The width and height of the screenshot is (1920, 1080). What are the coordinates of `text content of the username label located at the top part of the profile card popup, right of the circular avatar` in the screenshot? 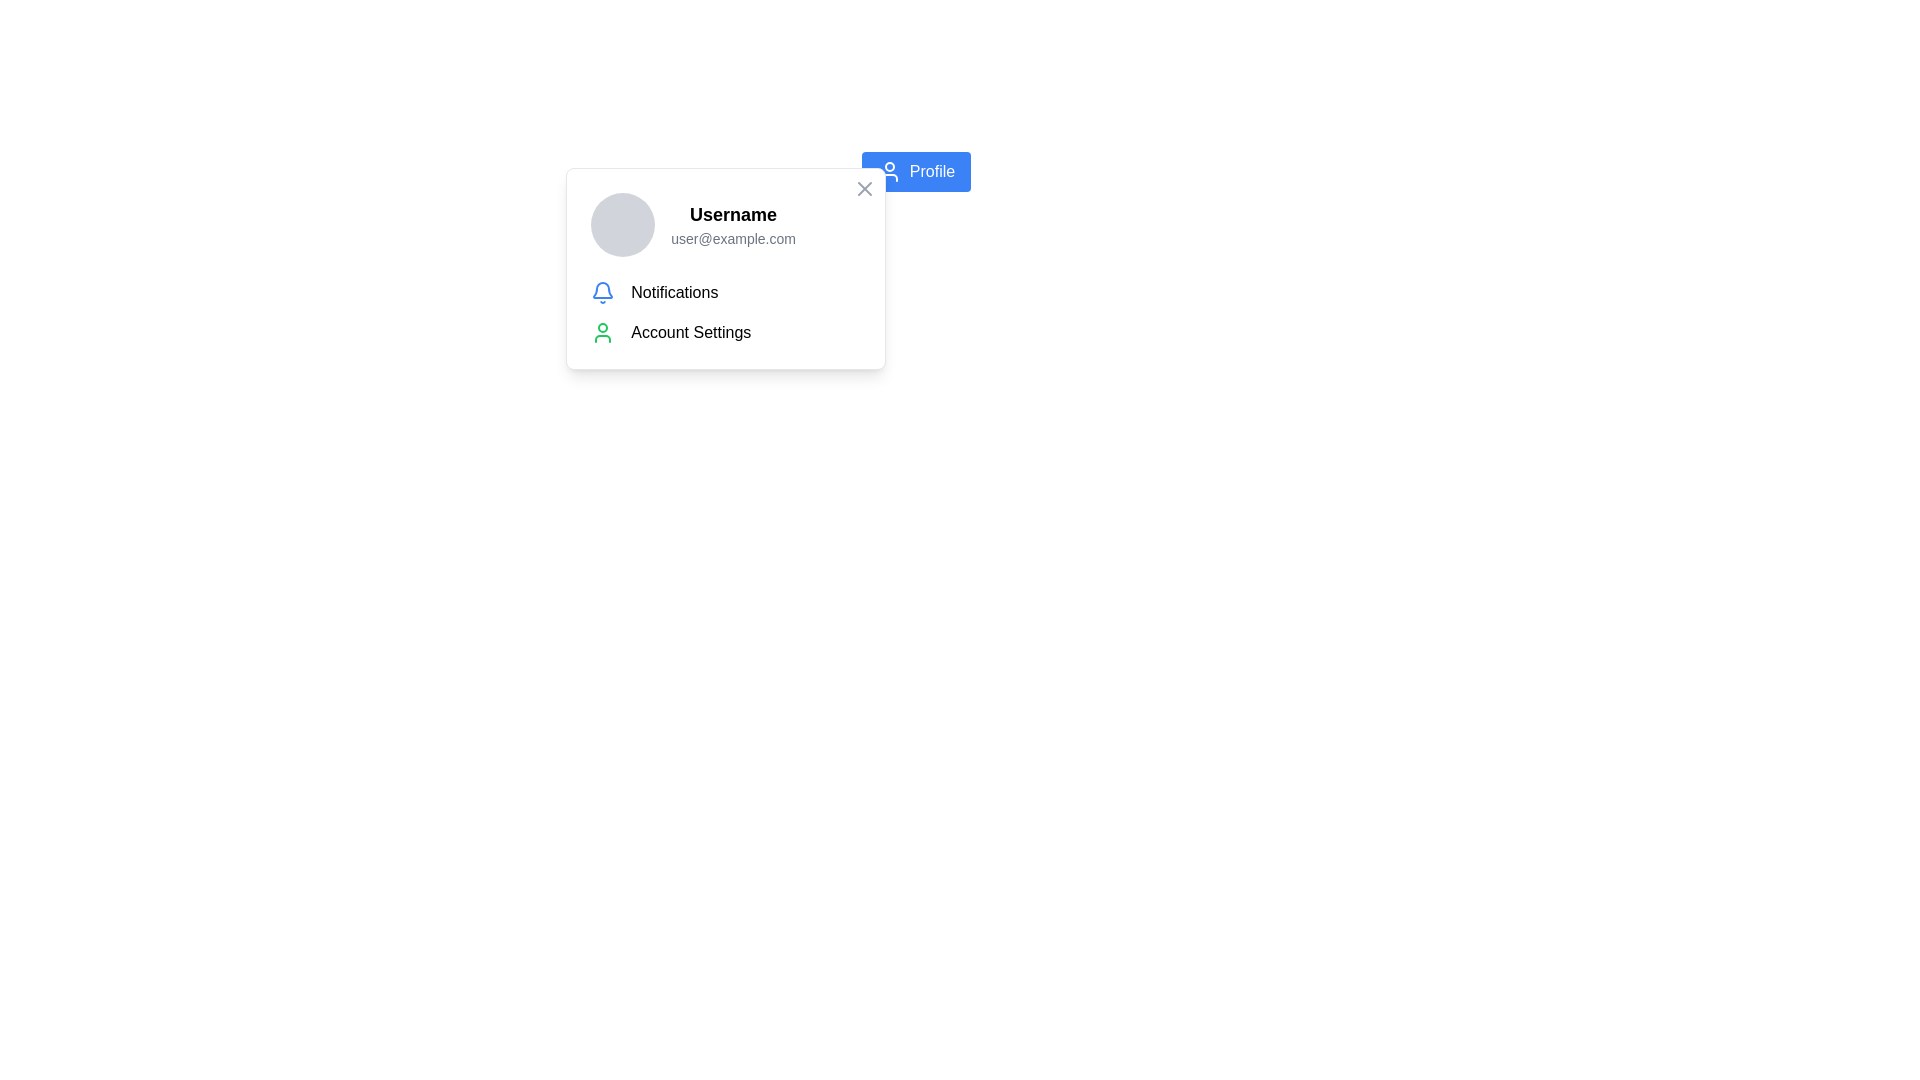 It's located at (732, 215).